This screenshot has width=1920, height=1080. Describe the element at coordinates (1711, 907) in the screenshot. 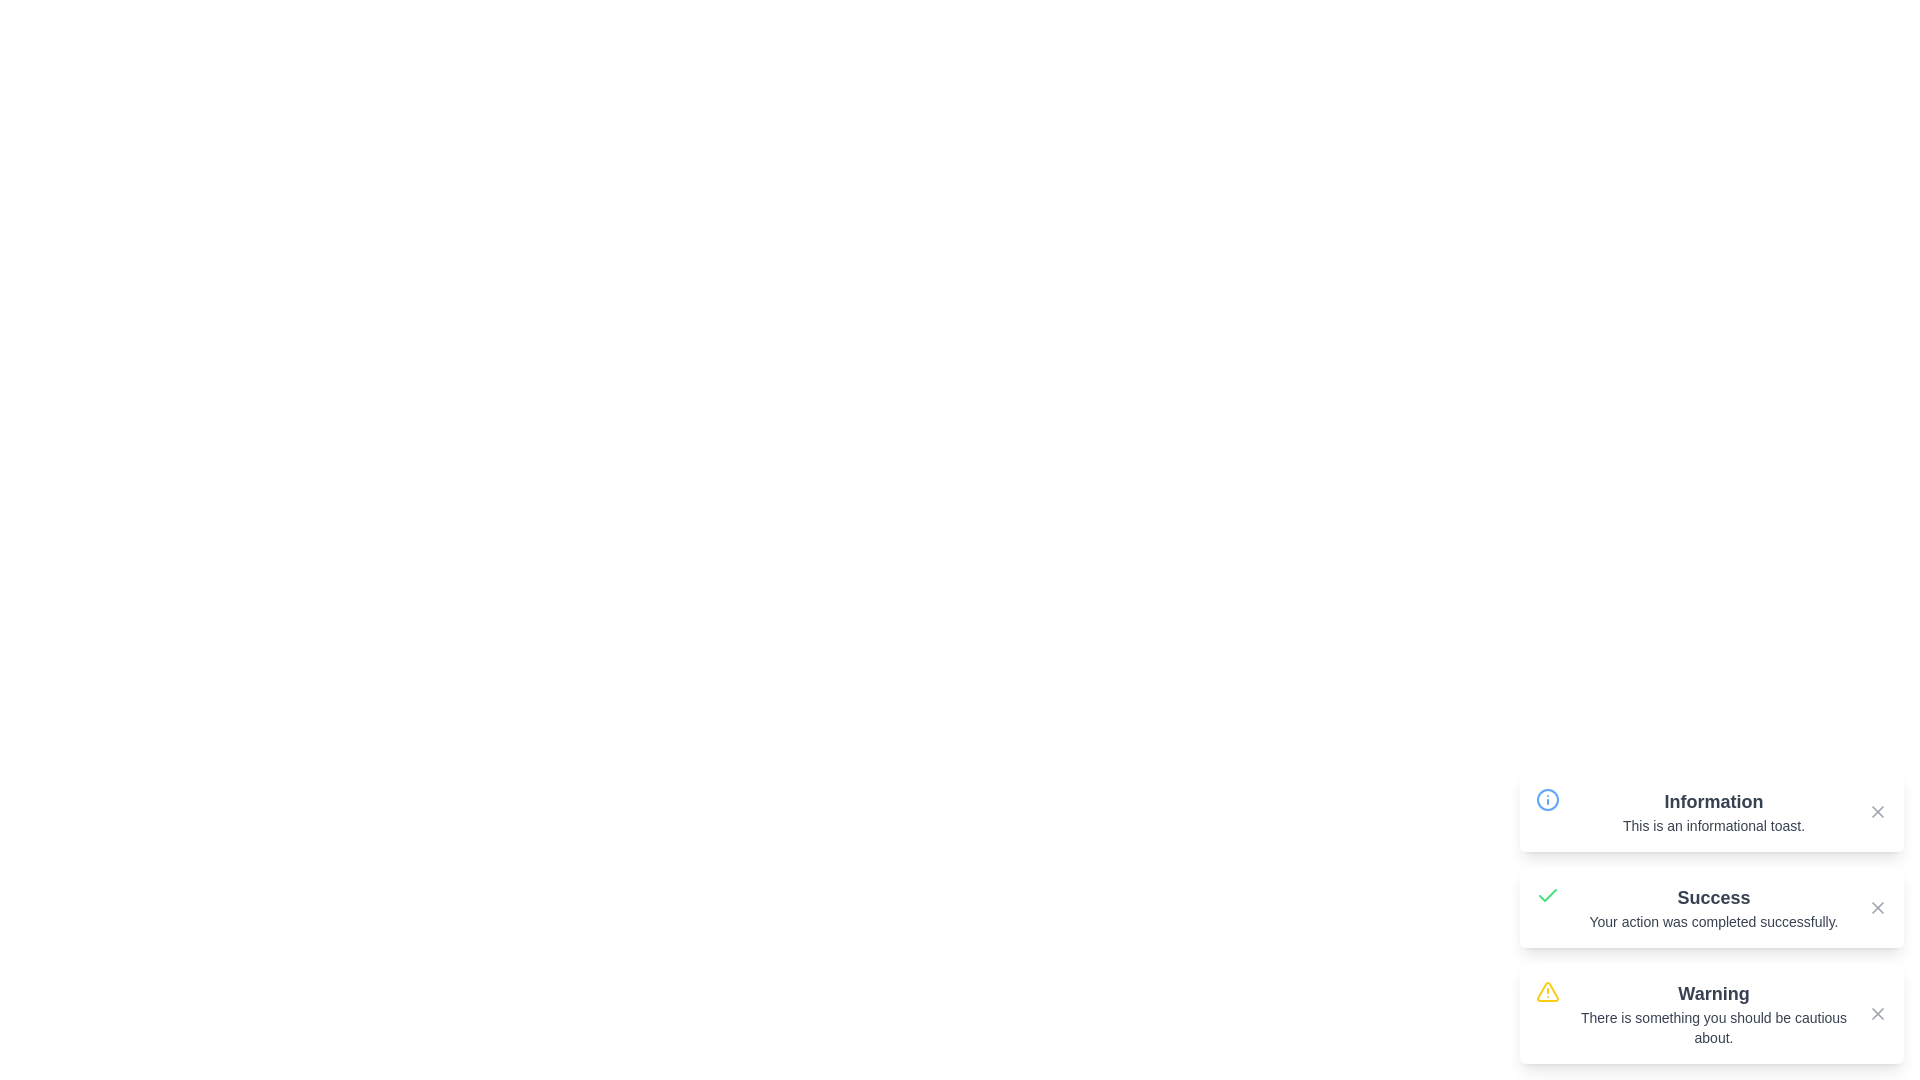

I see `the second notification toast which indicates a successful action, located at the bottom-right corner of the interface` at that location.